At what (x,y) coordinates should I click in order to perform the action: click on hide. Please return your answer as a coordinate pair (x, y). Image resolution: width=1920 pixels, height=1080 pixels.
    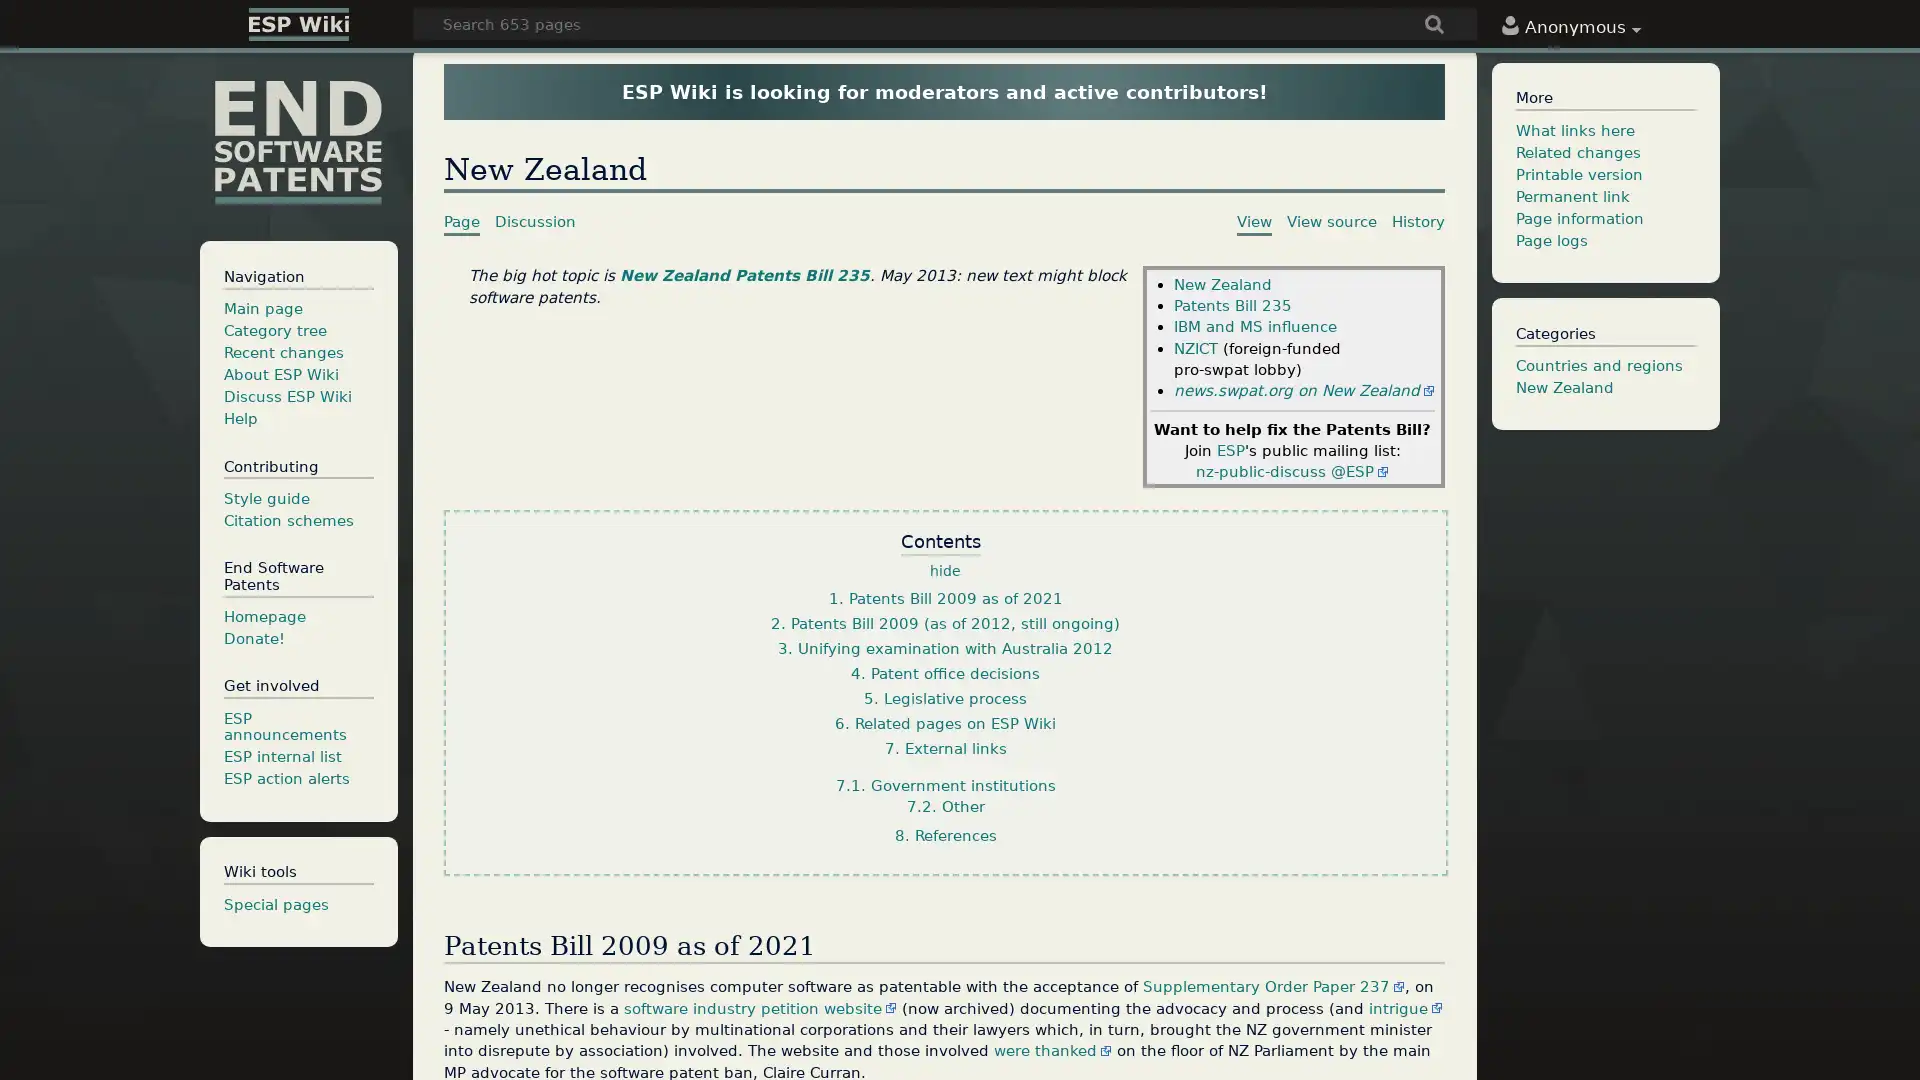
    Looking at the image, I should click on (944, 571).